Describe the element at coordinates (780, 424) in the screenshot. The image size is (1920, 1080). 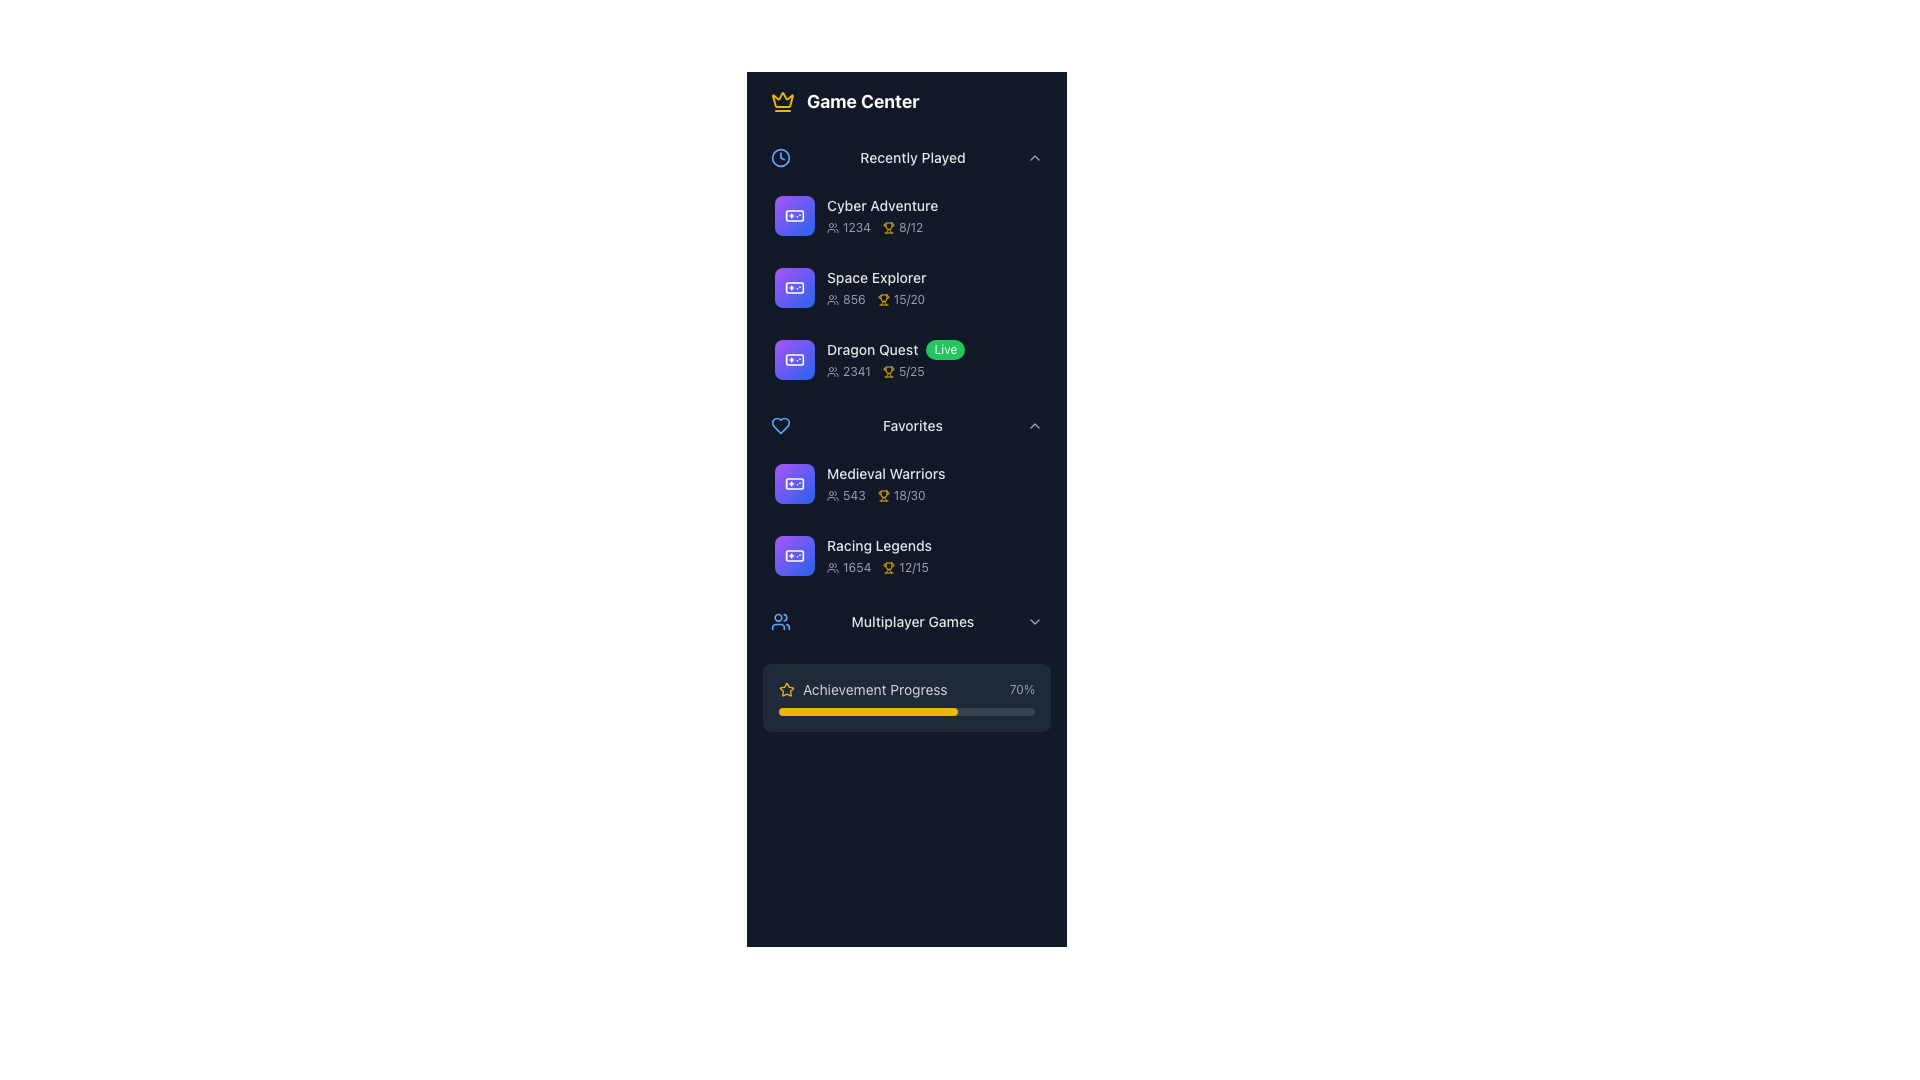
I see `the heart icon with a blue outline, located just to the left of the 'Favorites' section heading in the sidebar menu` at that location.